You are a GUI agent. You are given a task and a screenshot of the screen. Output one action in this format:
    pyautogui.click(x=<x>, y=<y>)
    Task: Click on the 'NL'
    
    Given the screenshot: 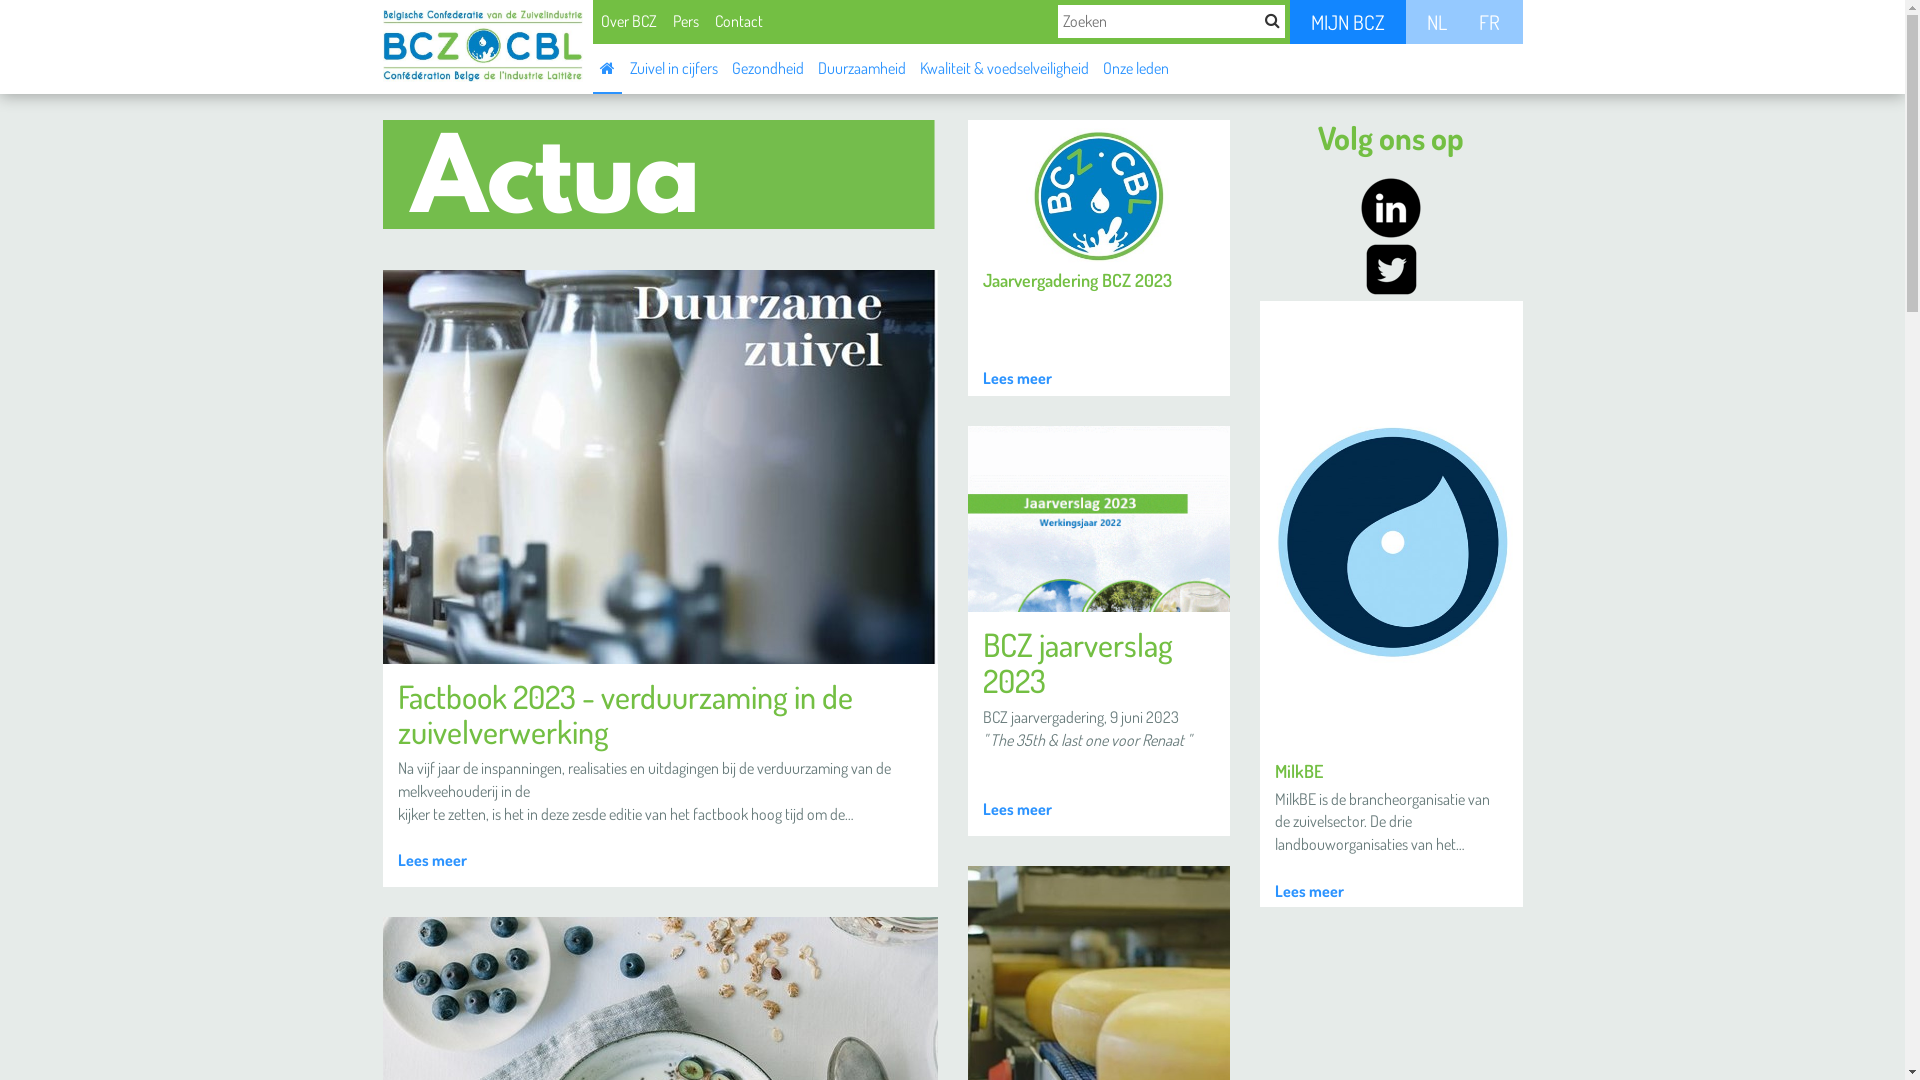 What is the action you would take?
    pyautogui.click(x=1435, y=22)
    